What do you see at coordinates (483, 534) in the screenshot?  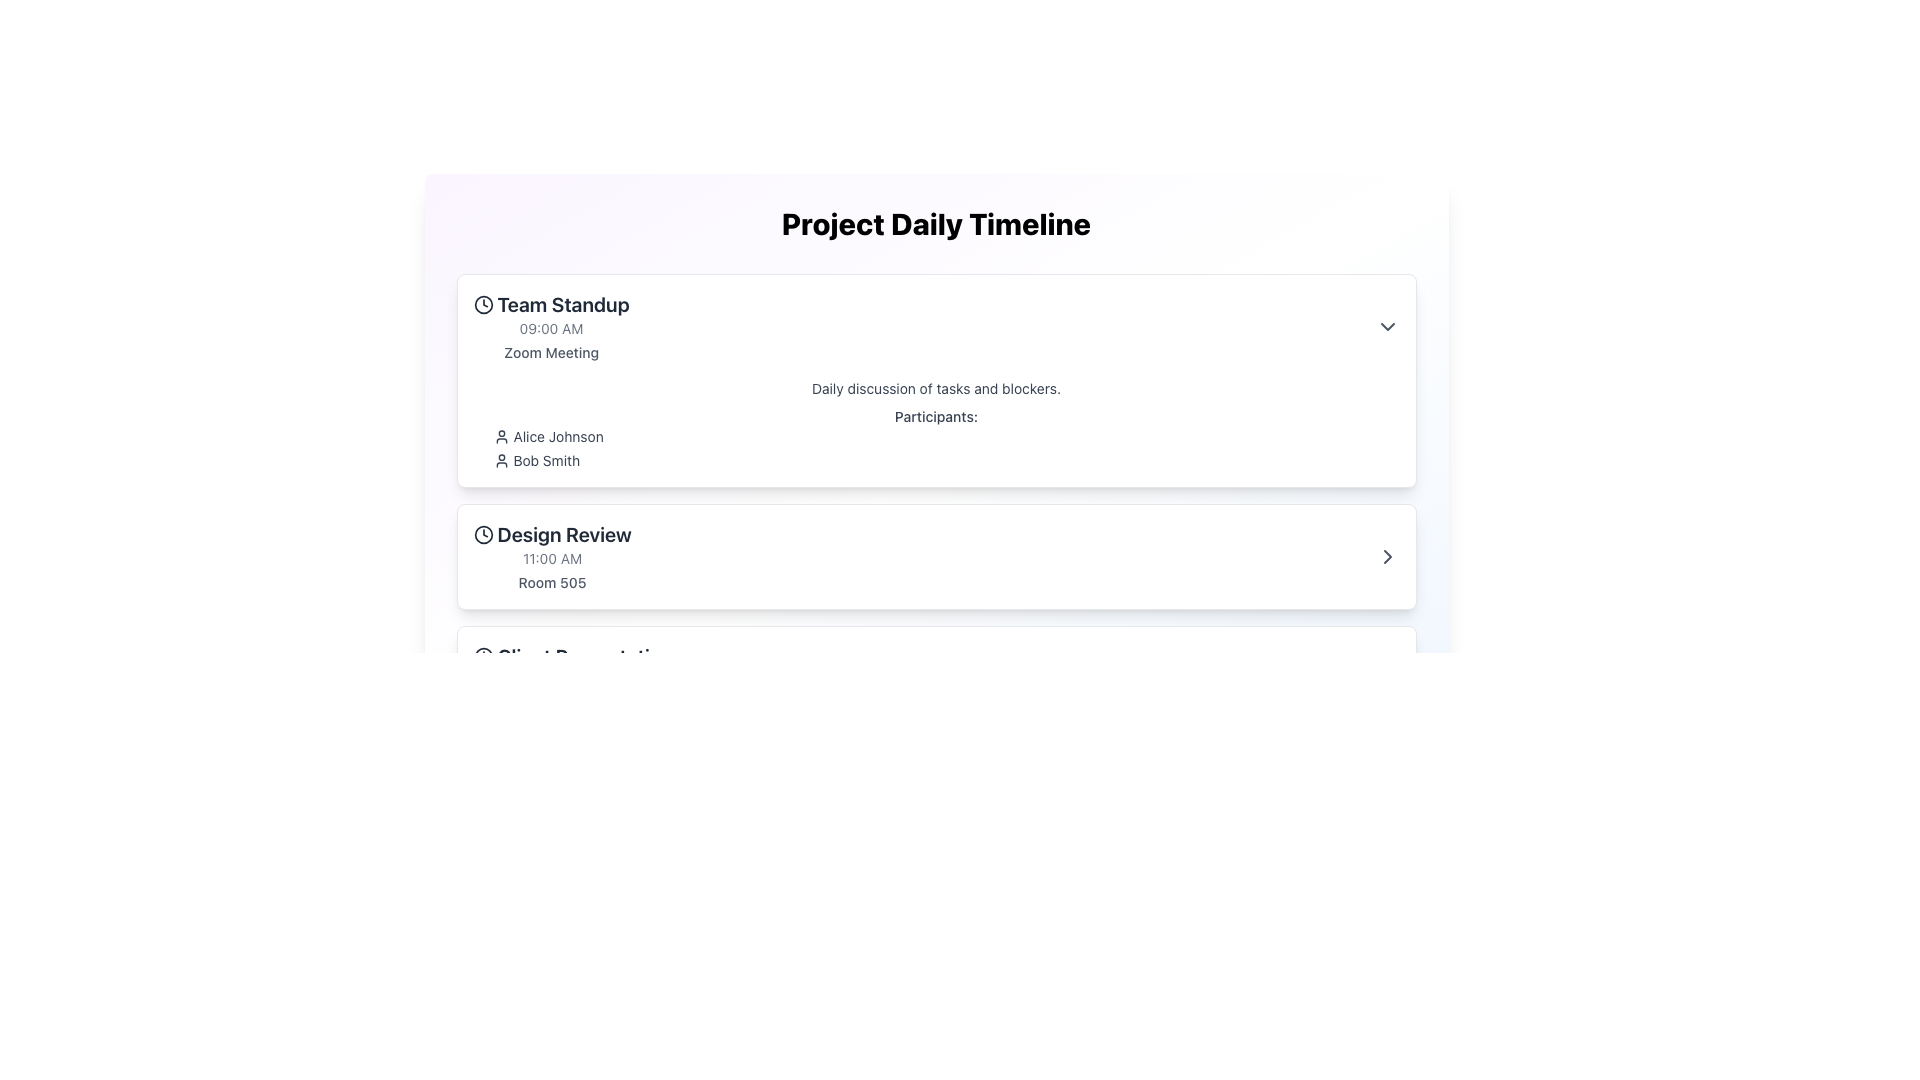 I see `the circular vector graphic located at the center of the clock icon within the card layout, which is positioned to the left of the 'Design Review' text` at bounding box center [483, 534].